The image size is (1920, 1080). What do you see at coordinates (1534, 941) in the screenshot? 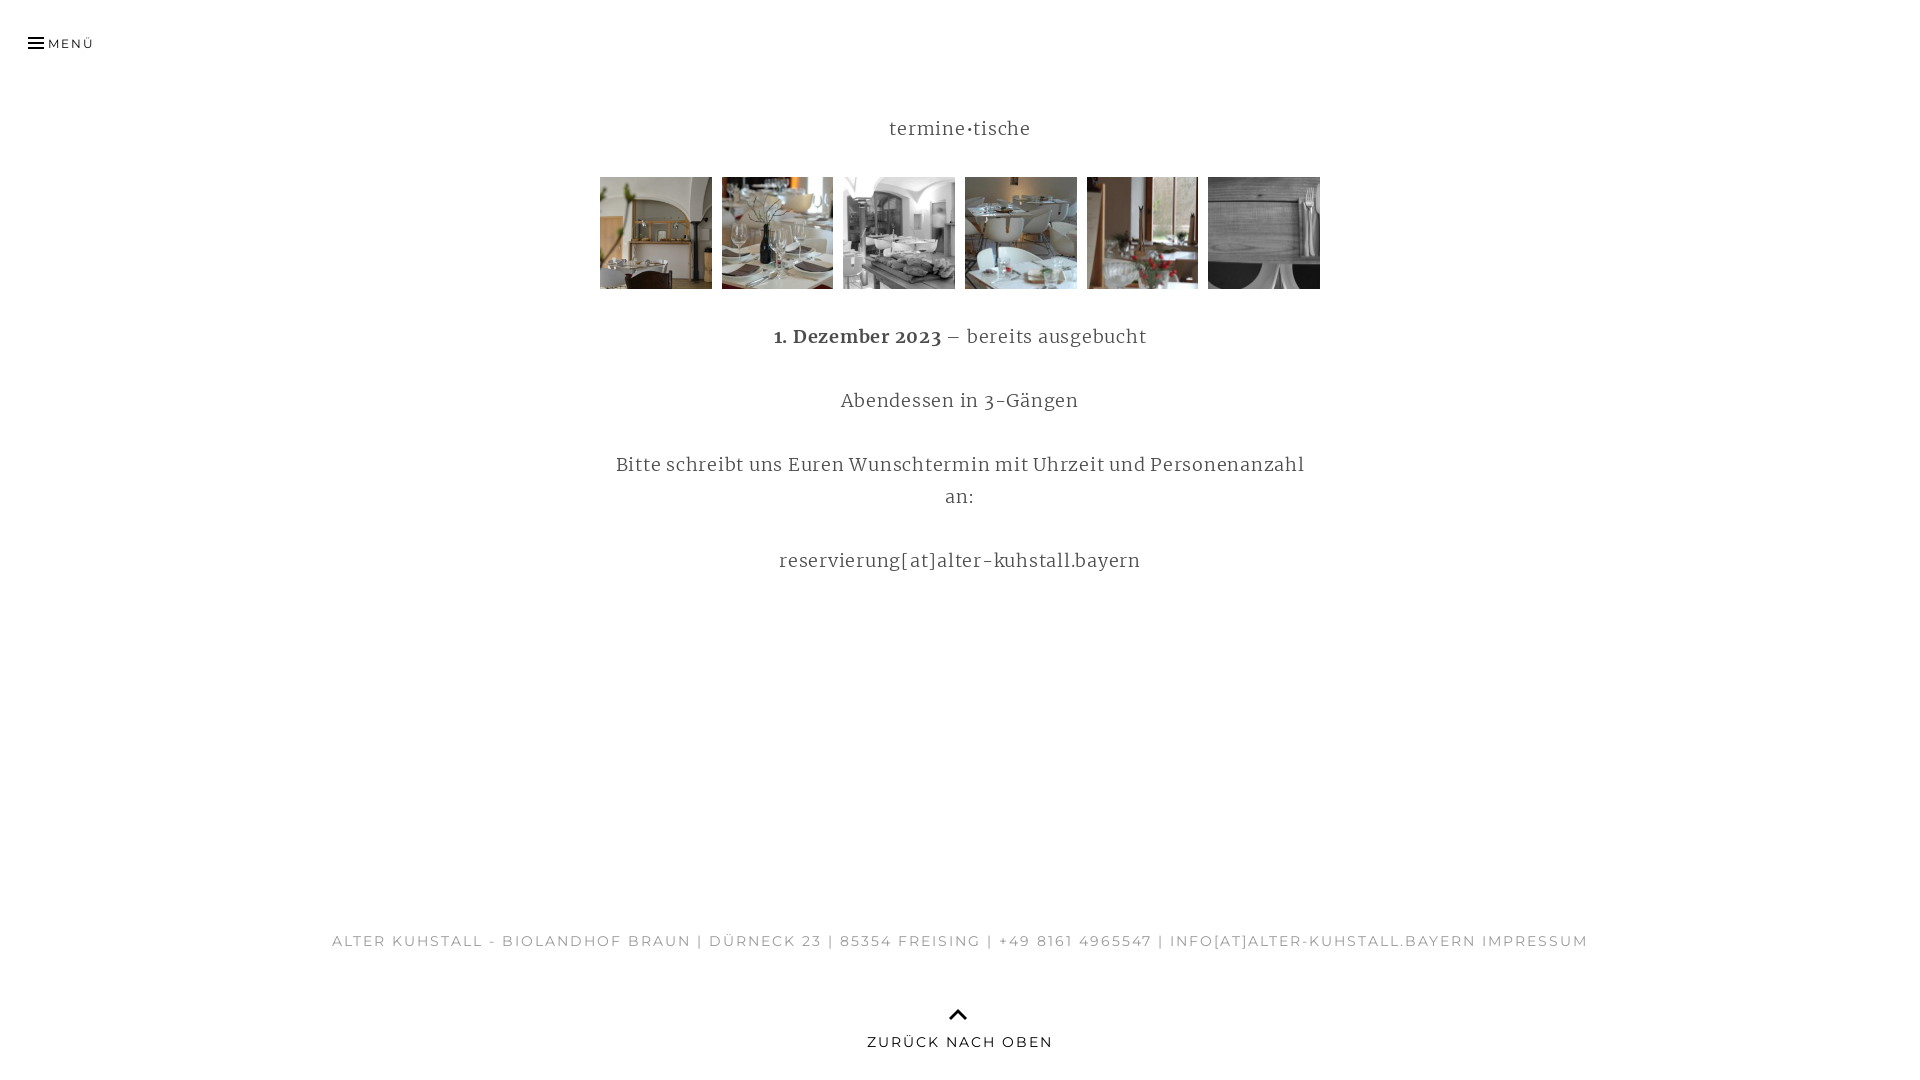
I see `'IMPRESSUM'` at bounding box center [1534, 941].